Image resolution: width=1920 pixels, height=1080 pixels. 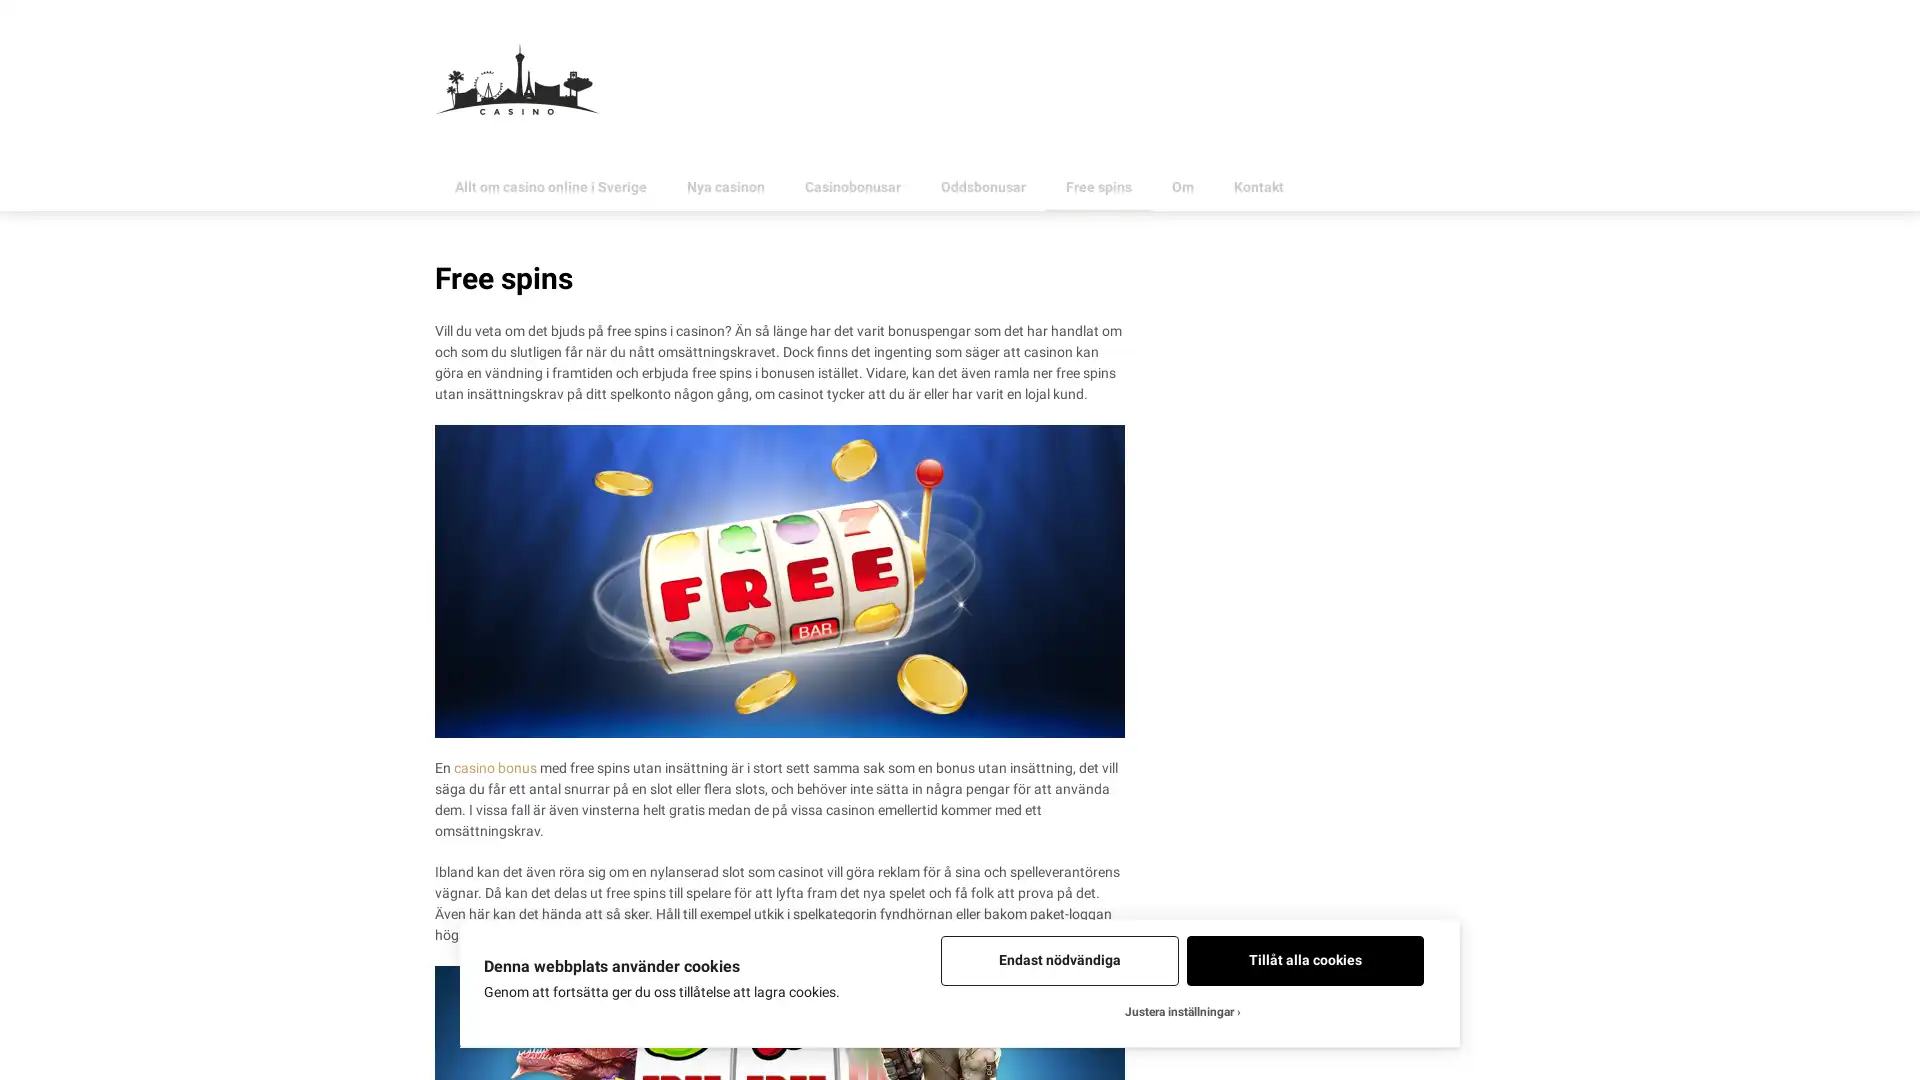 I want to click on Tillat alla cookies, so click(x=1305, y=959).